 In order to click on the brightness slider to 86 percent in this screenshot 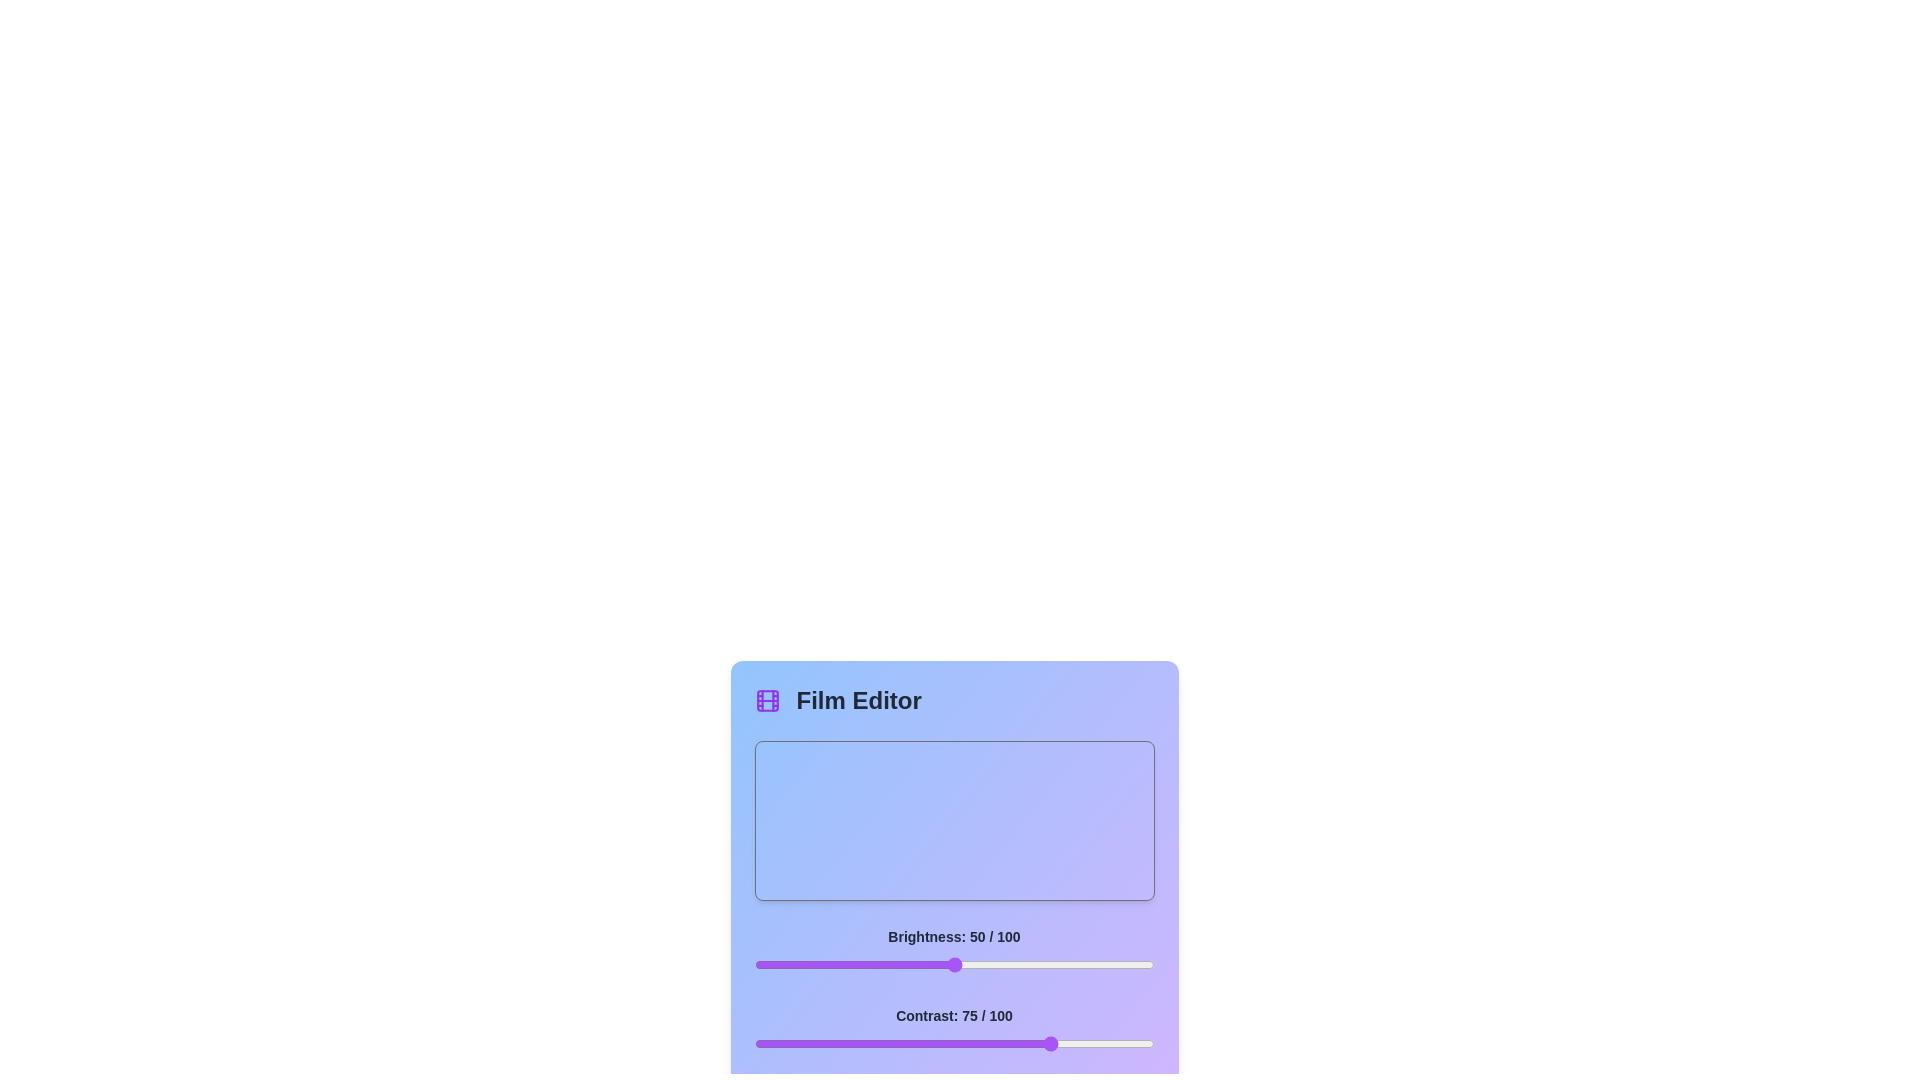, I will do `click(1097, 963)`.